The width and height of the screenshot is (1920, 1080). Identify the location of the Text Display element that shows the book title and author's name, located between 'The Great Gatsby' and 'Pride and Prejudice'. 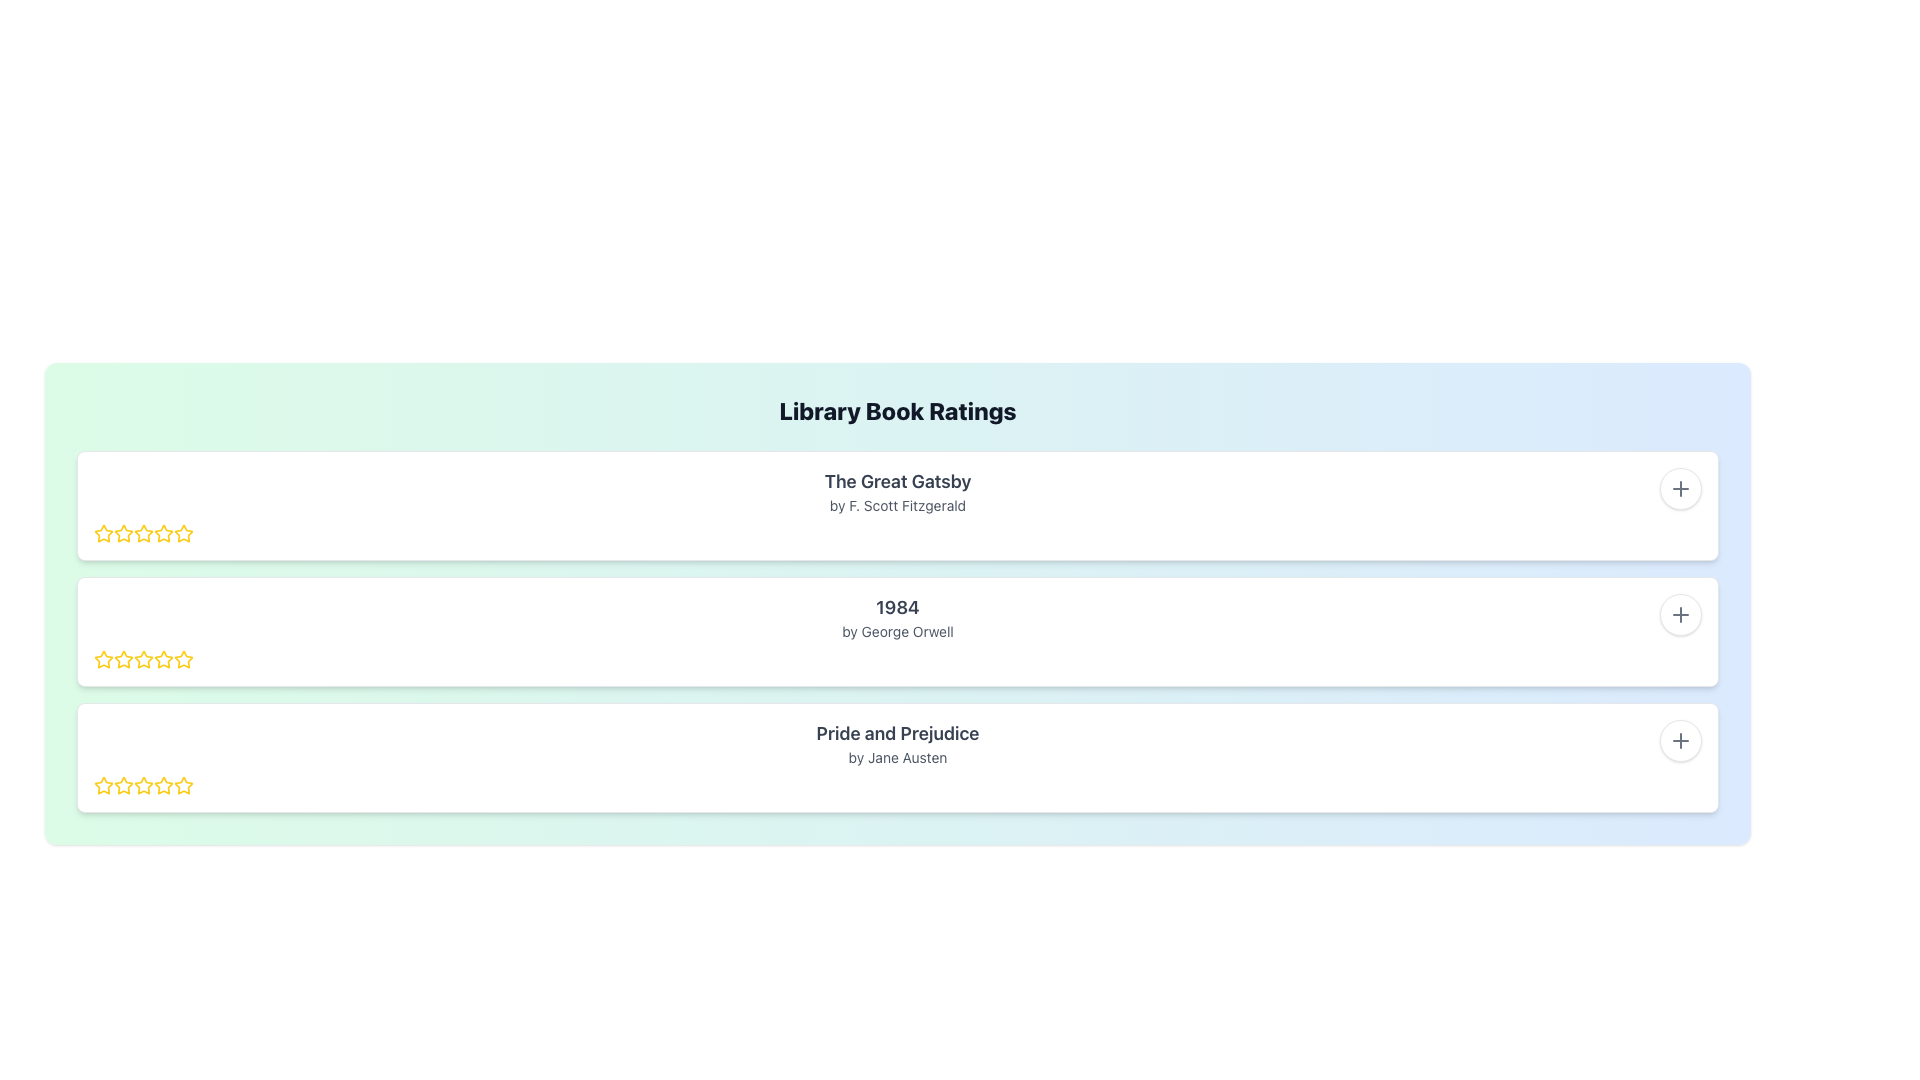
(896, 632).